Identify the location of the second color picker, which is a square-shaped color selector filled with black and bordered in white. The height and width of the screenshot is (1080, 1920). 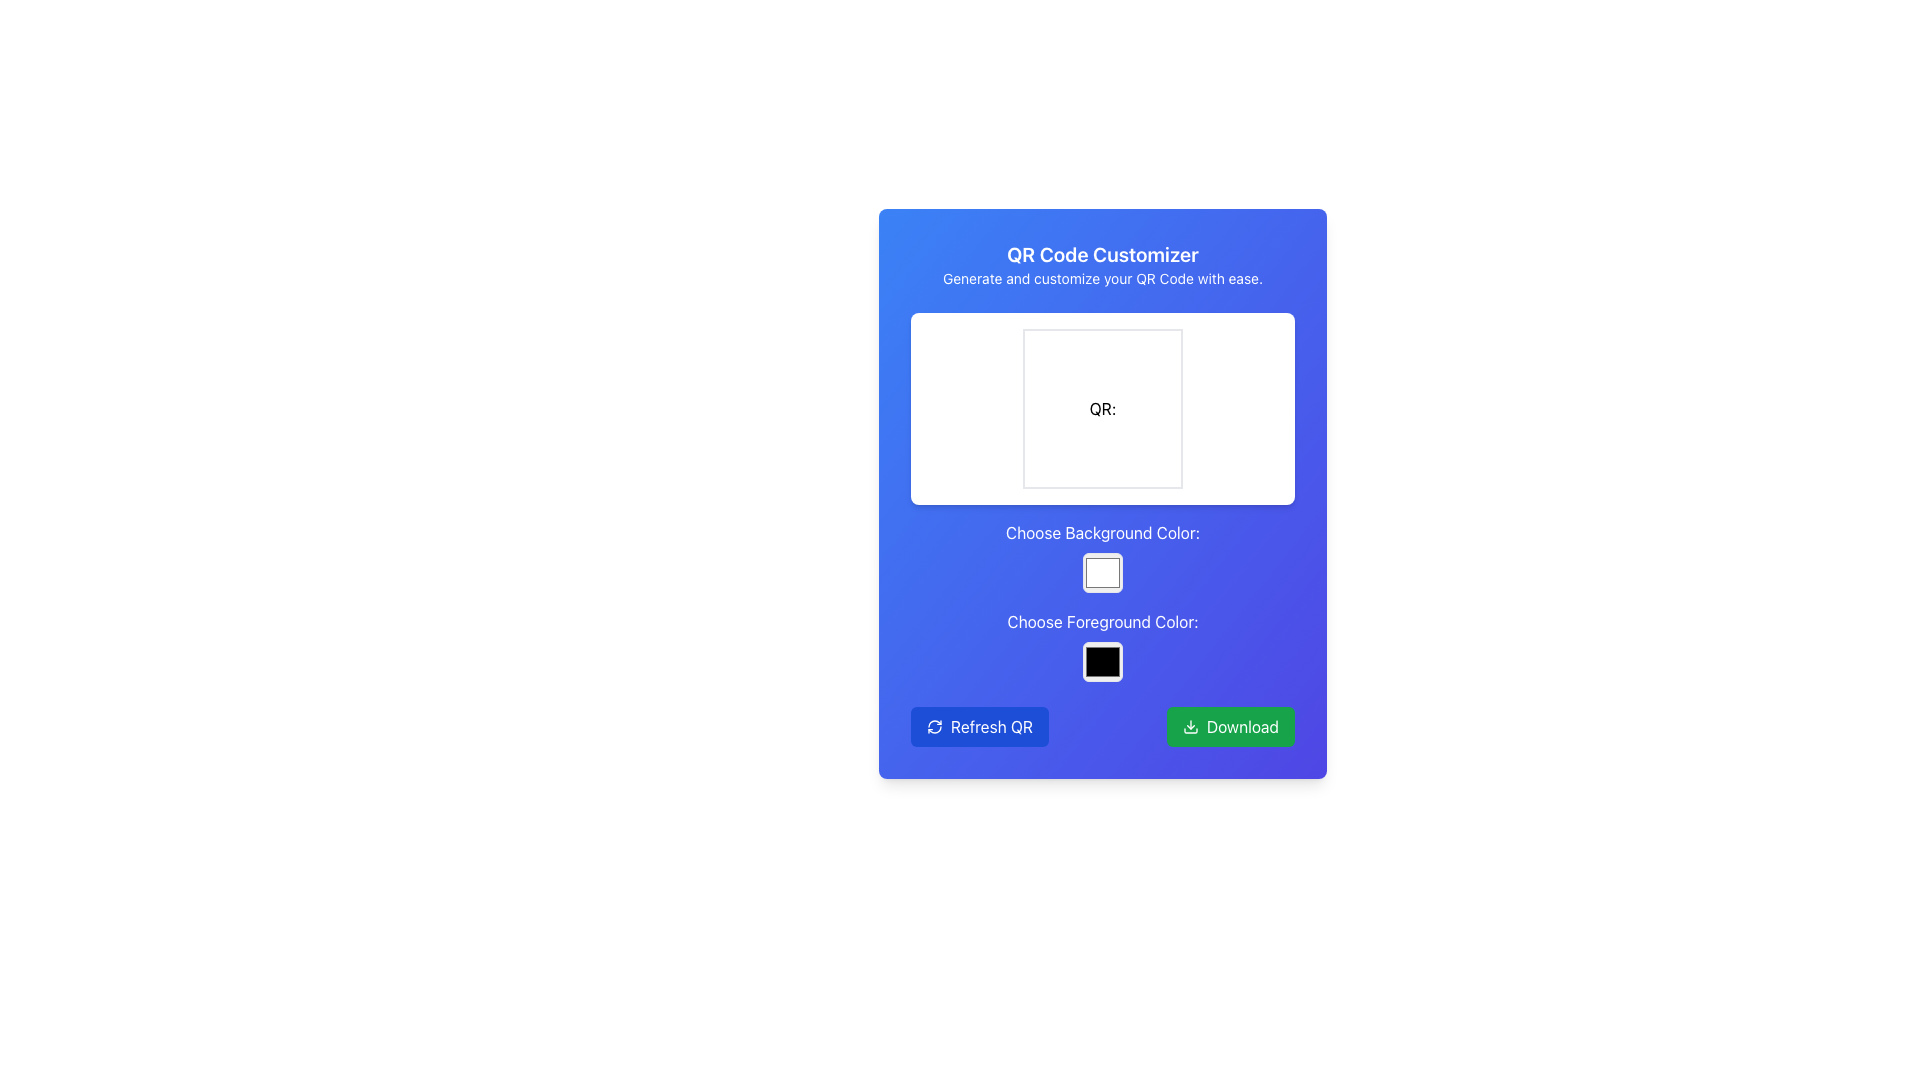
(1102, 662).